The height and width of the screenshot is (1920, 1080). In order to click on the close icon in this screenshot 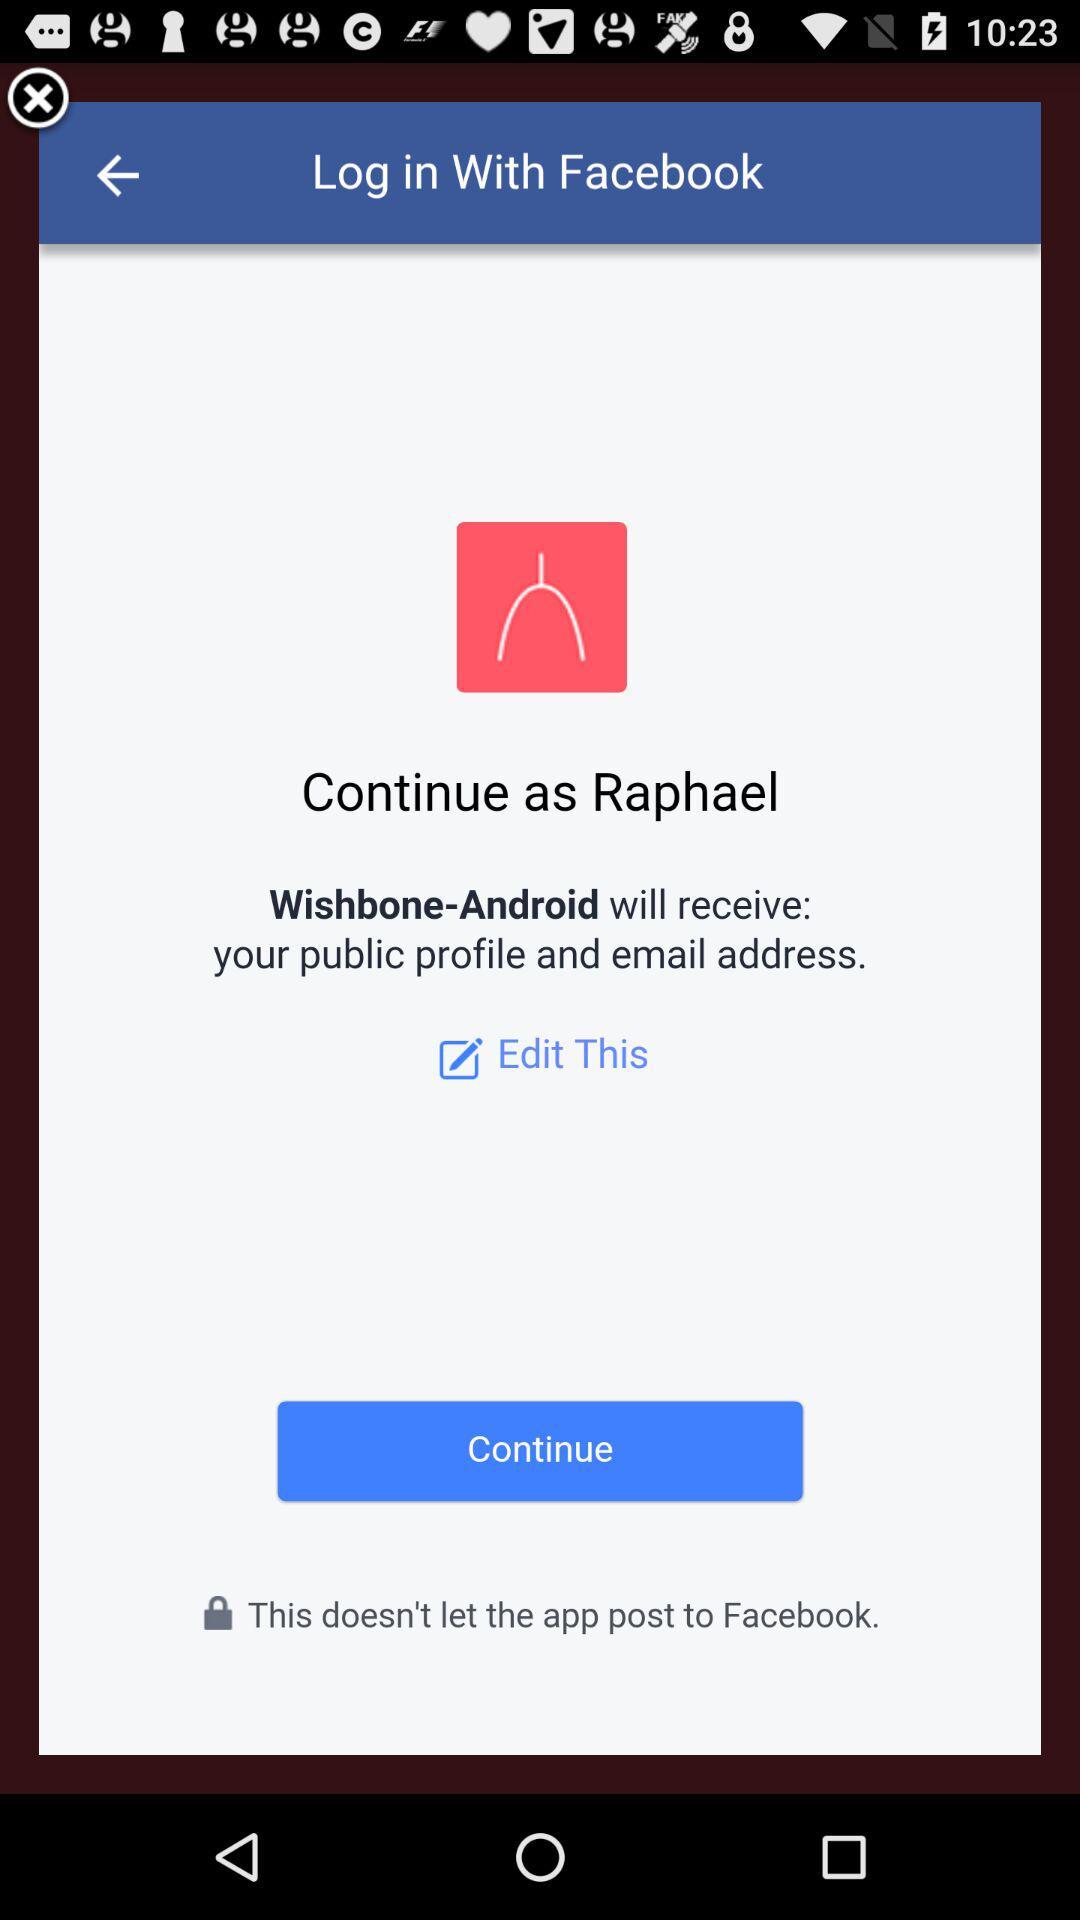, I will do `click(38, 107)`.